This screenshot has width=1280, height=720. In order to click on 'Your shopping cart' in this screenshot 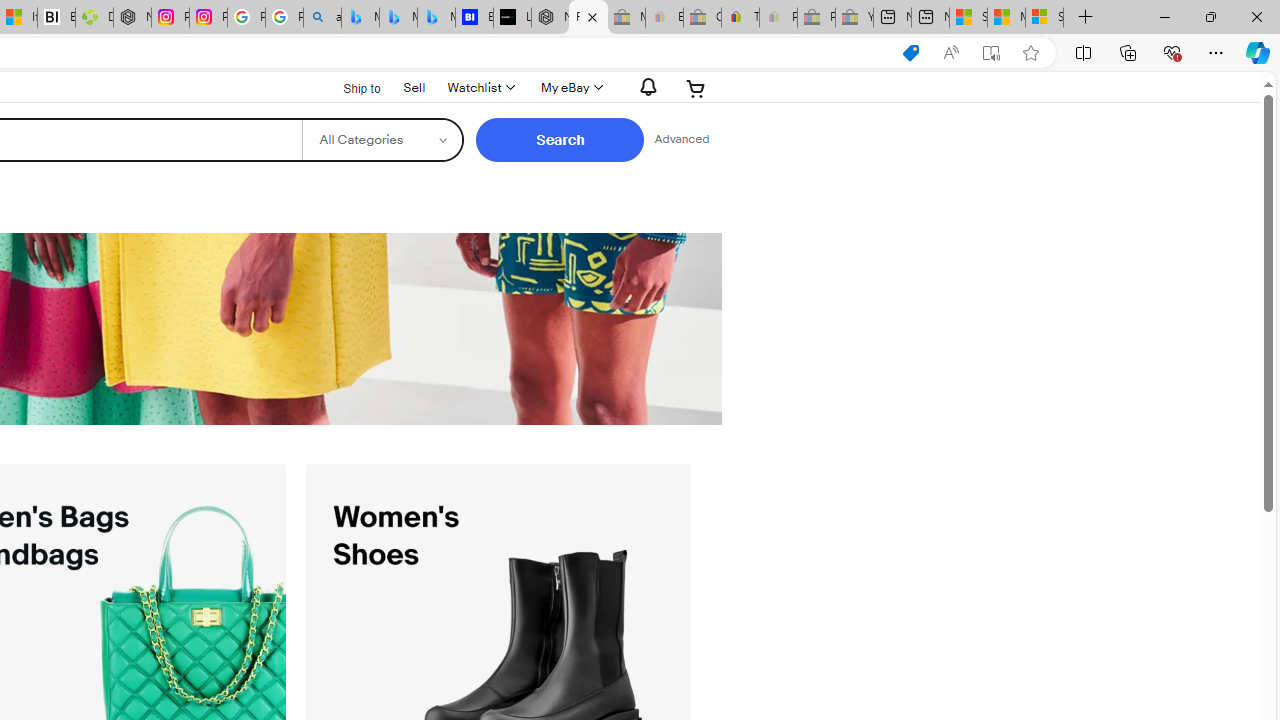, I will do `click(696, 87)`.